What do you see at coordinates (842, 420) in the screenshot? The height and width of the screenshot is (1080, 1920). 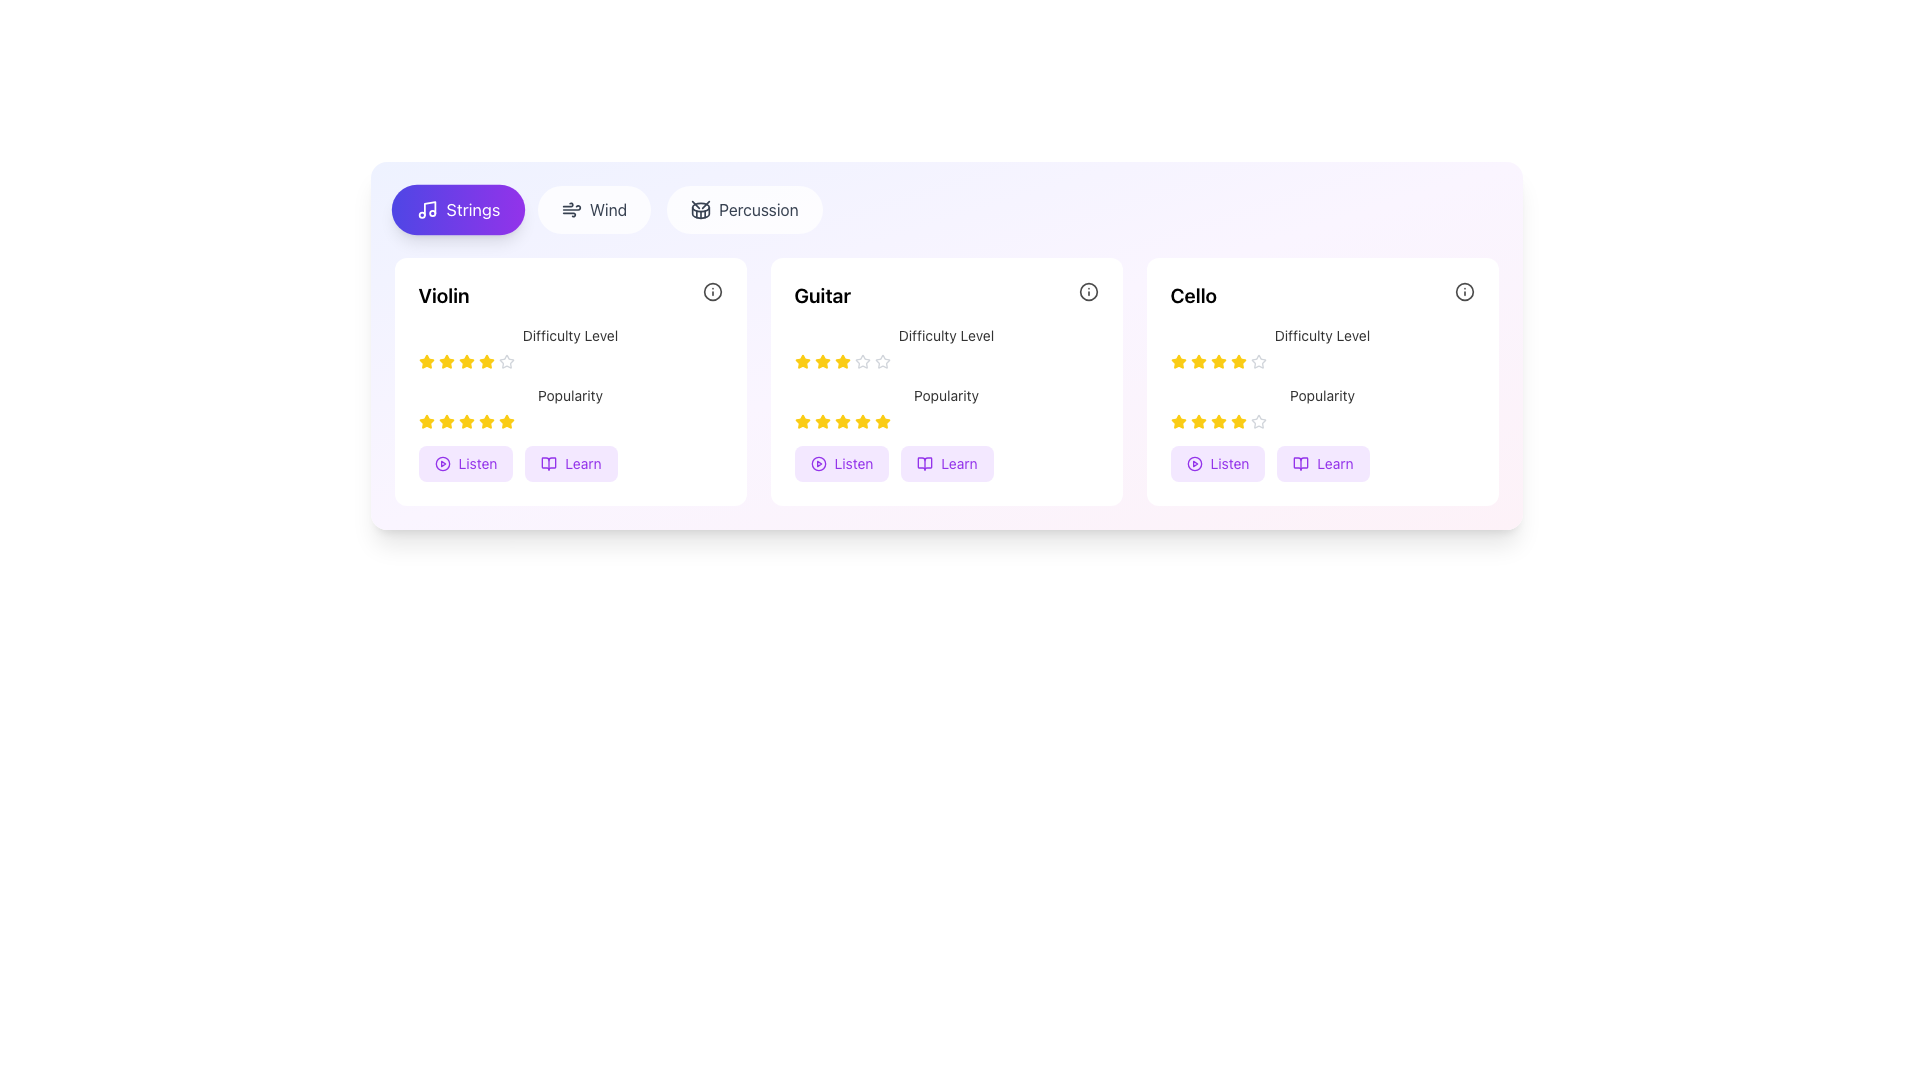 I see `the fourth star icon in the popularity rating of the 'Guitar' card, which visually represents the fourth star in a five-star rating system` at bounding box center [842, 420].